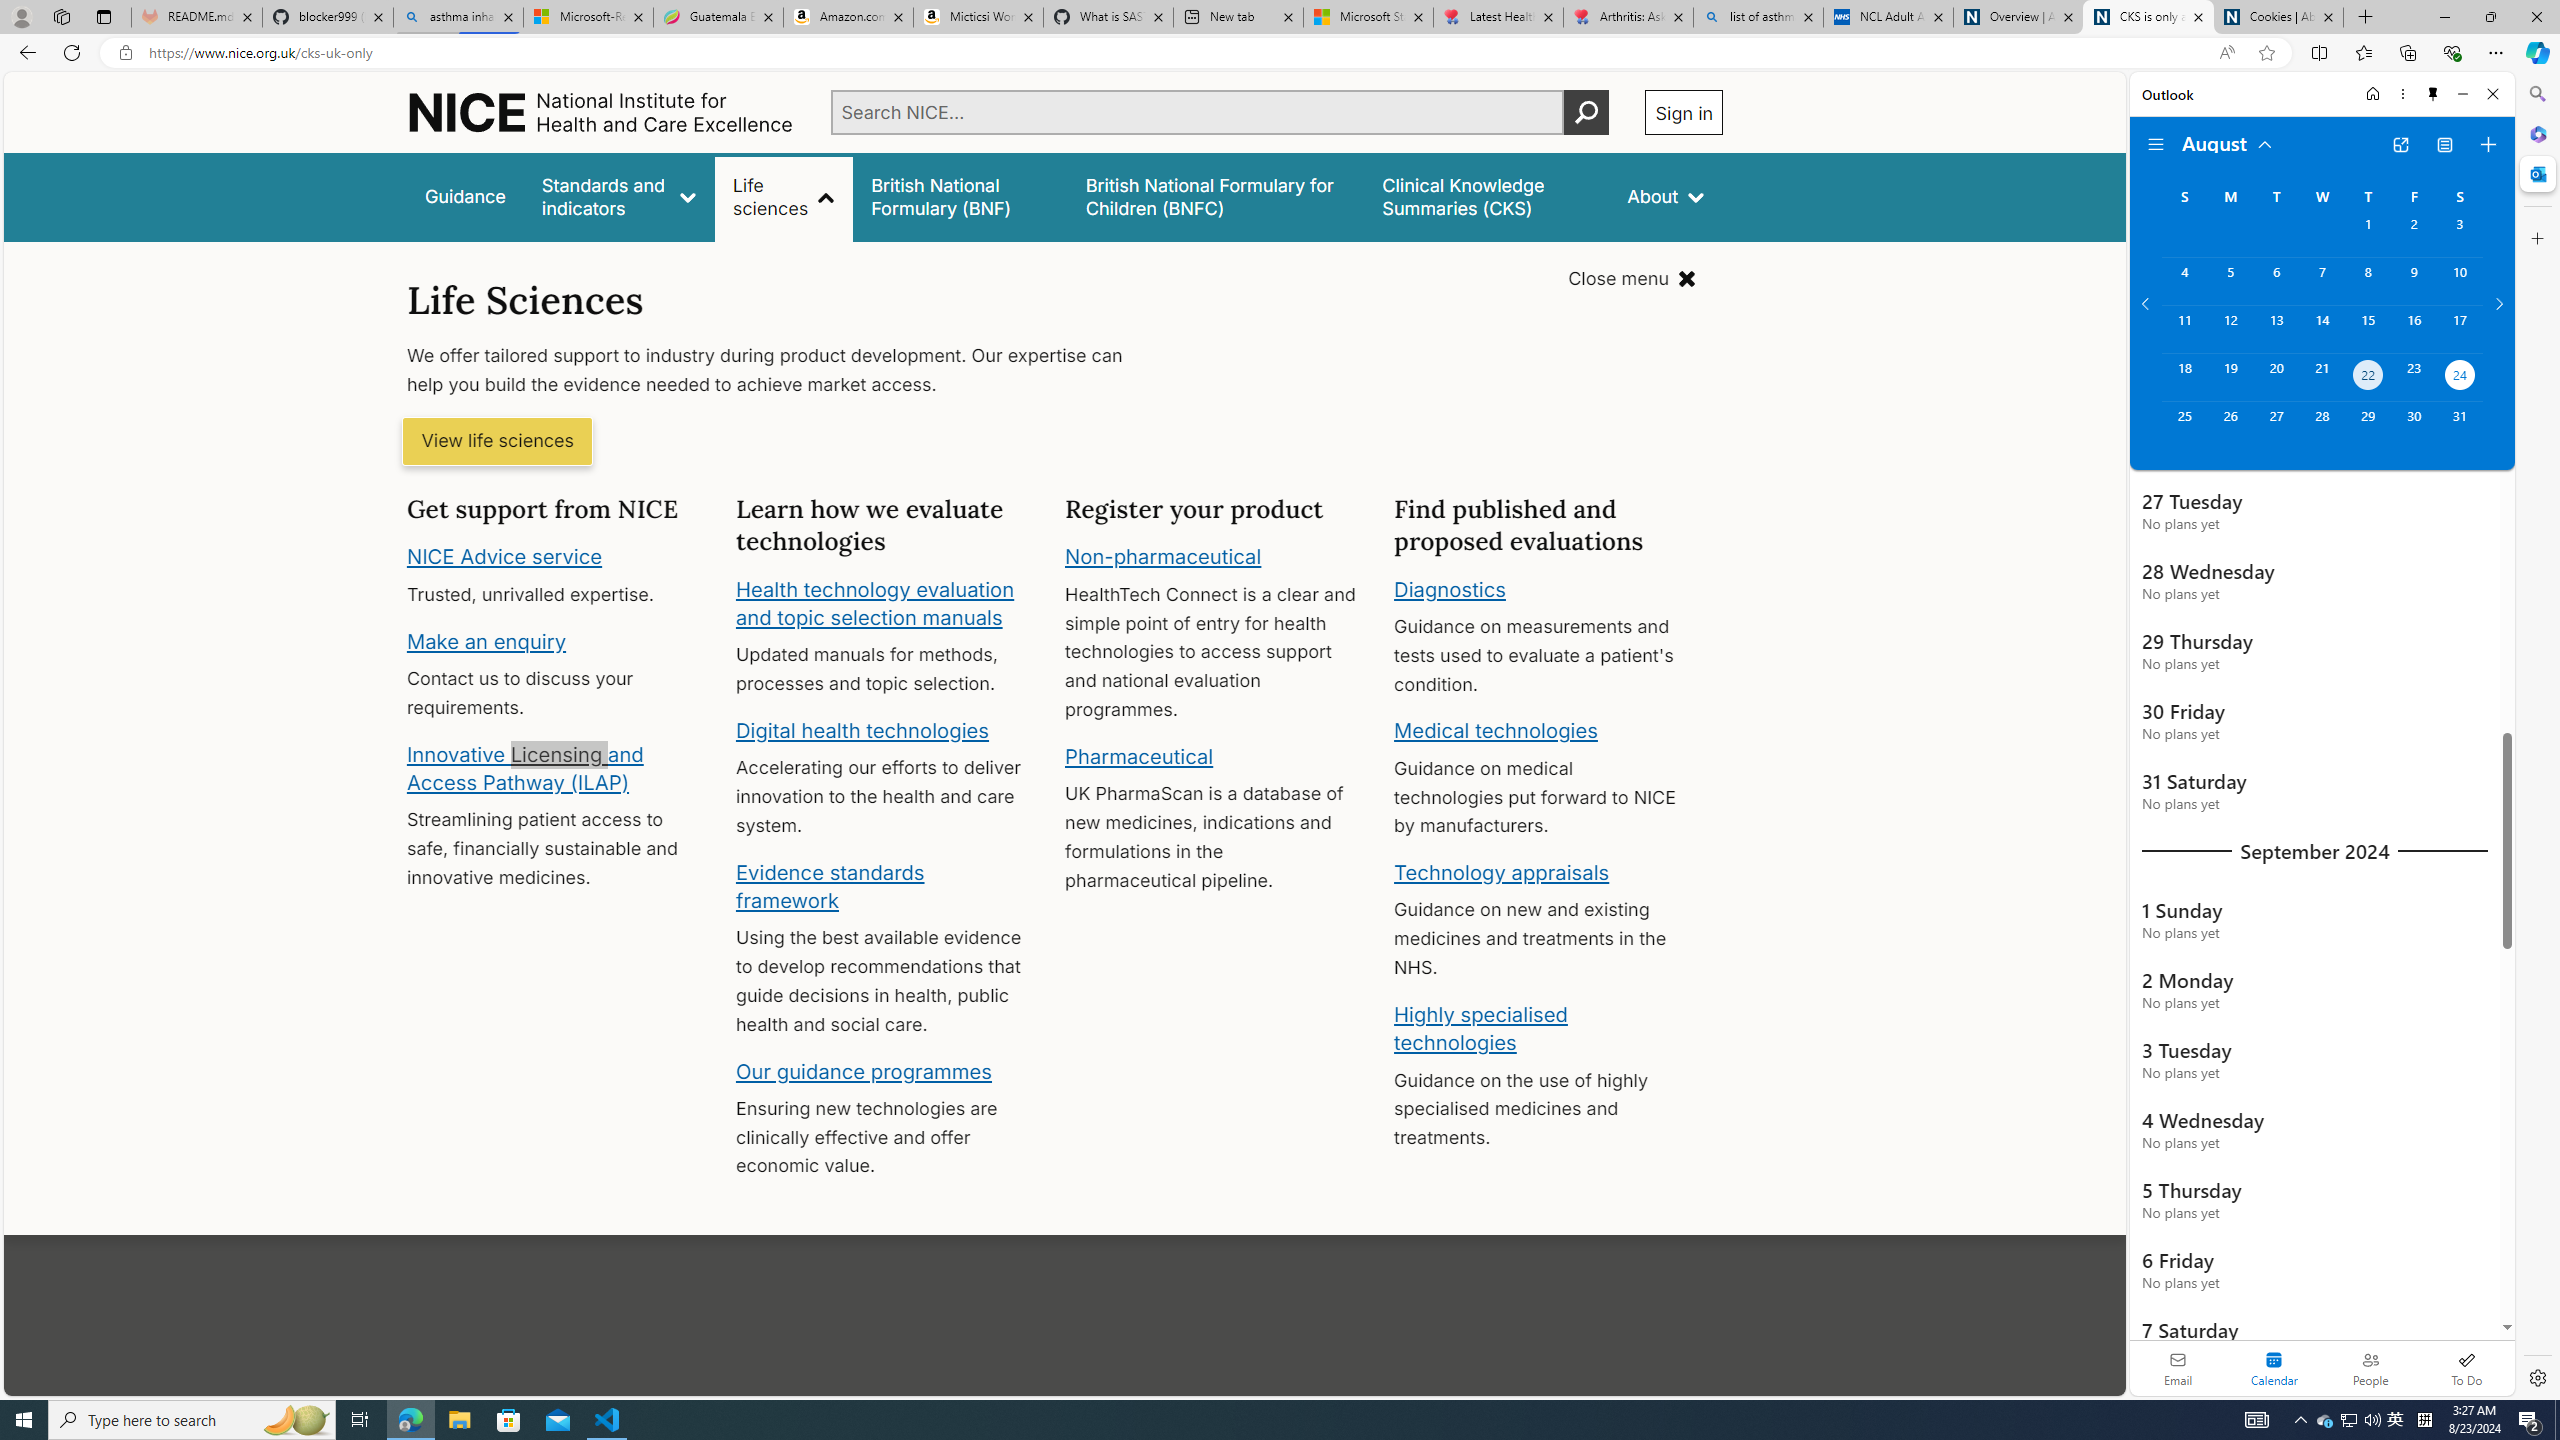 This screenshot has height=1440, width=2560. Describe the element at coordinates (2320, 425) in the screenshot. I see `'Wednesday, August 28, 2024. '` at that location.